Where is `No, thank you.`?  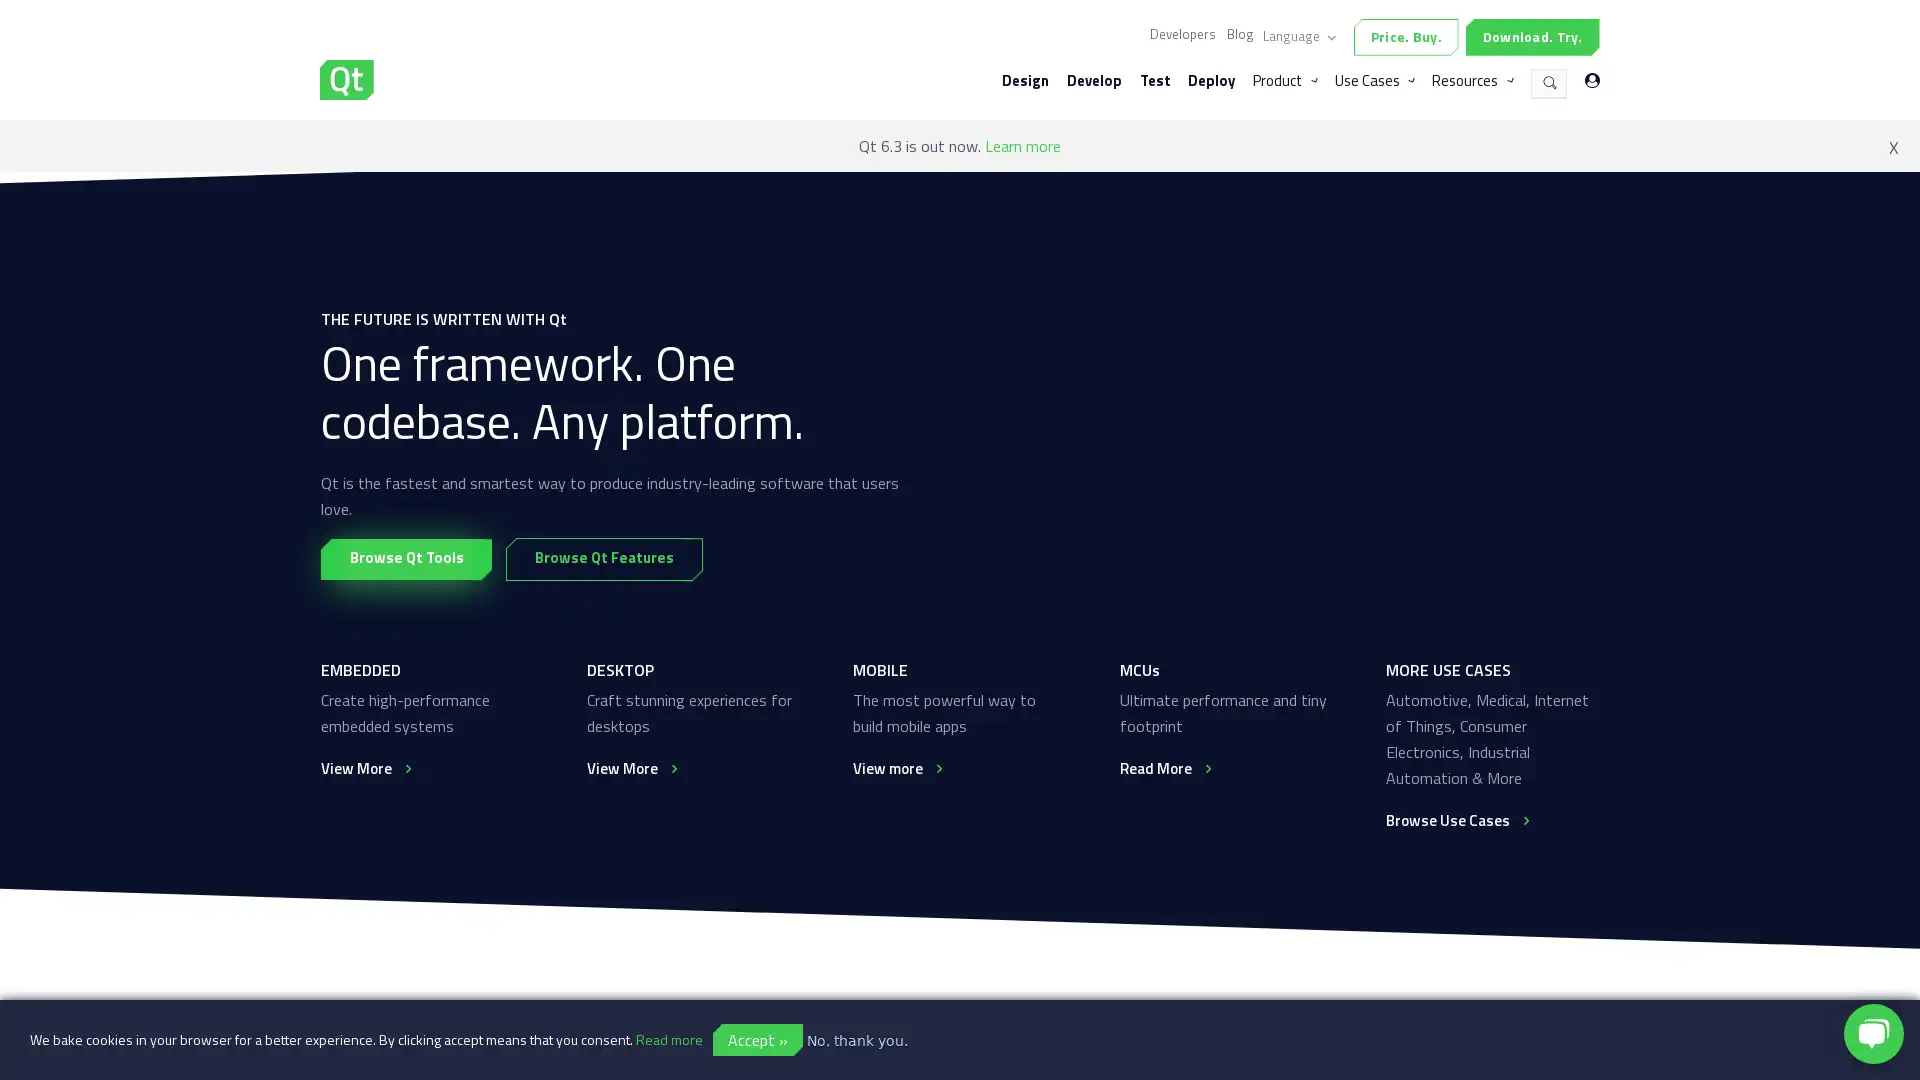 No, thank you. is located at coordinates (857, 1040).